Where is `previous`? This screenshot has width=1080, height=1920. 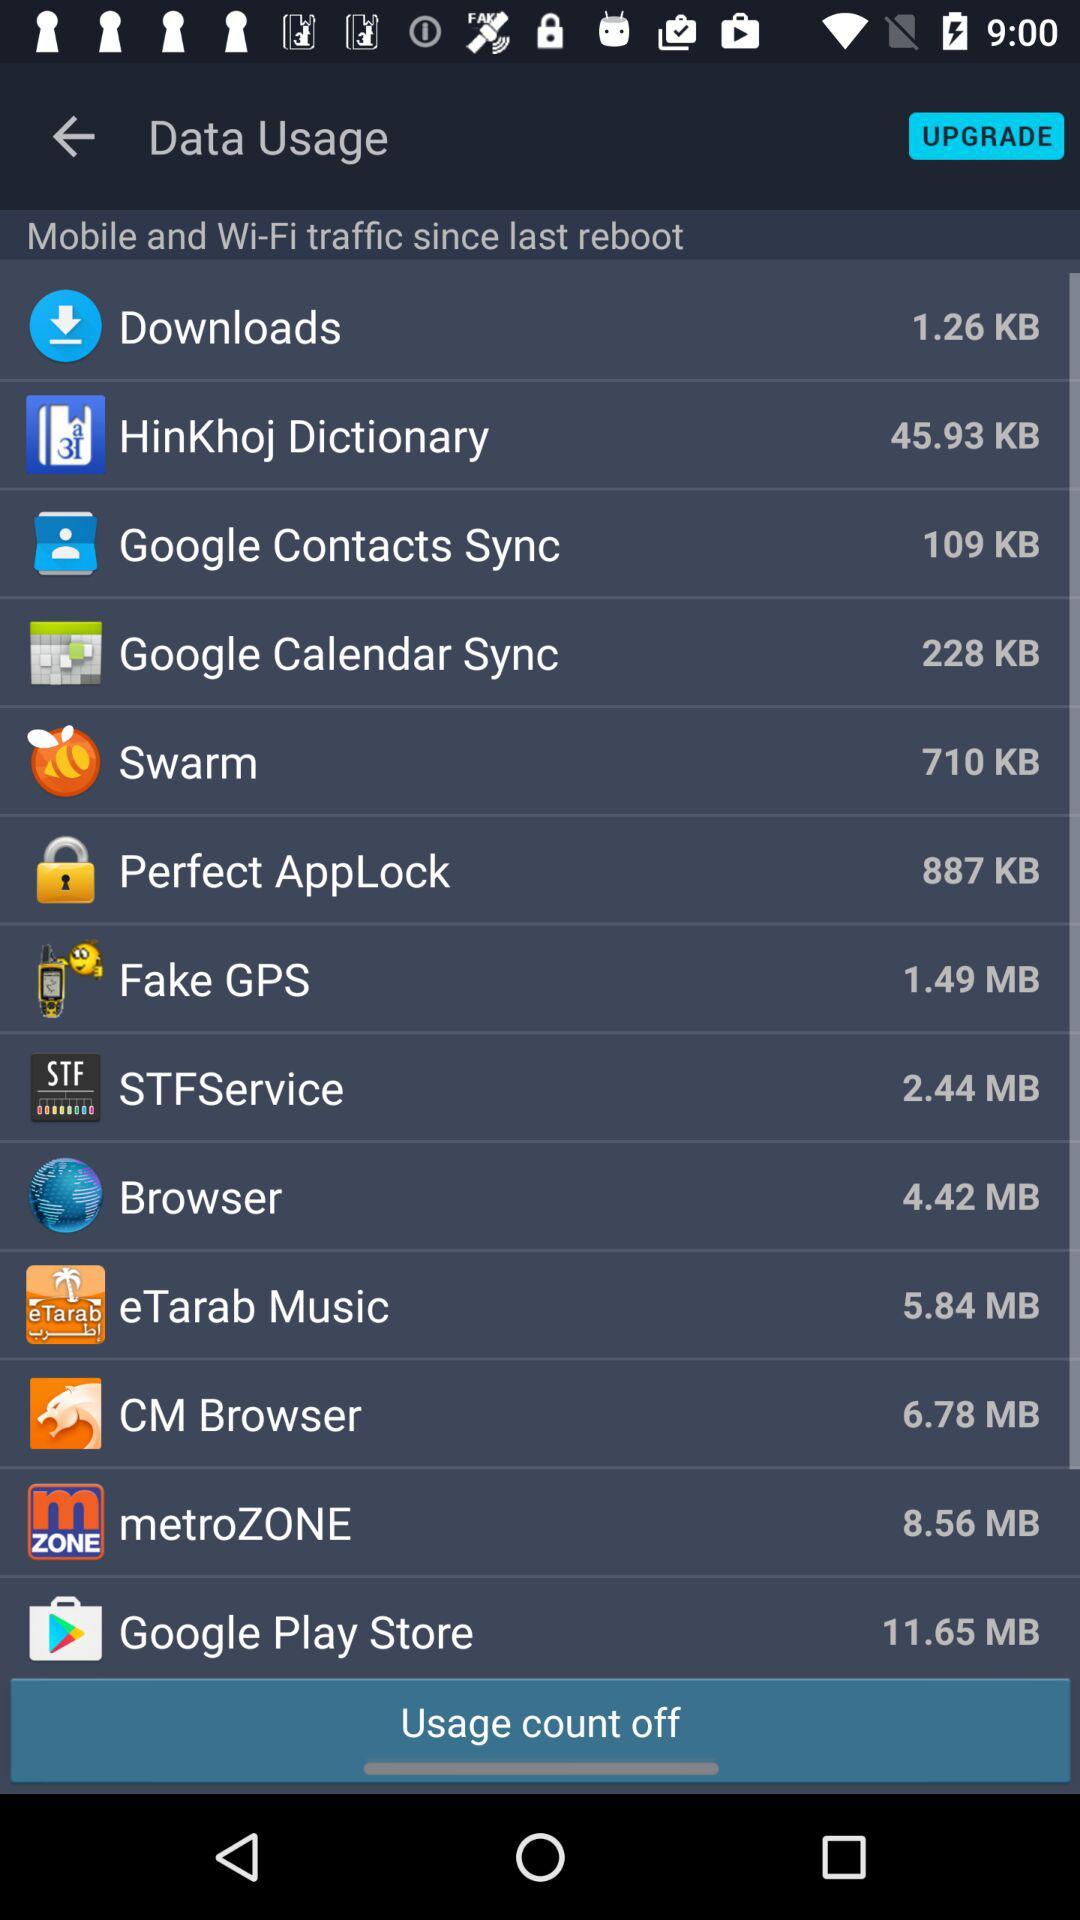 previous is located at coordinates (72, 135).